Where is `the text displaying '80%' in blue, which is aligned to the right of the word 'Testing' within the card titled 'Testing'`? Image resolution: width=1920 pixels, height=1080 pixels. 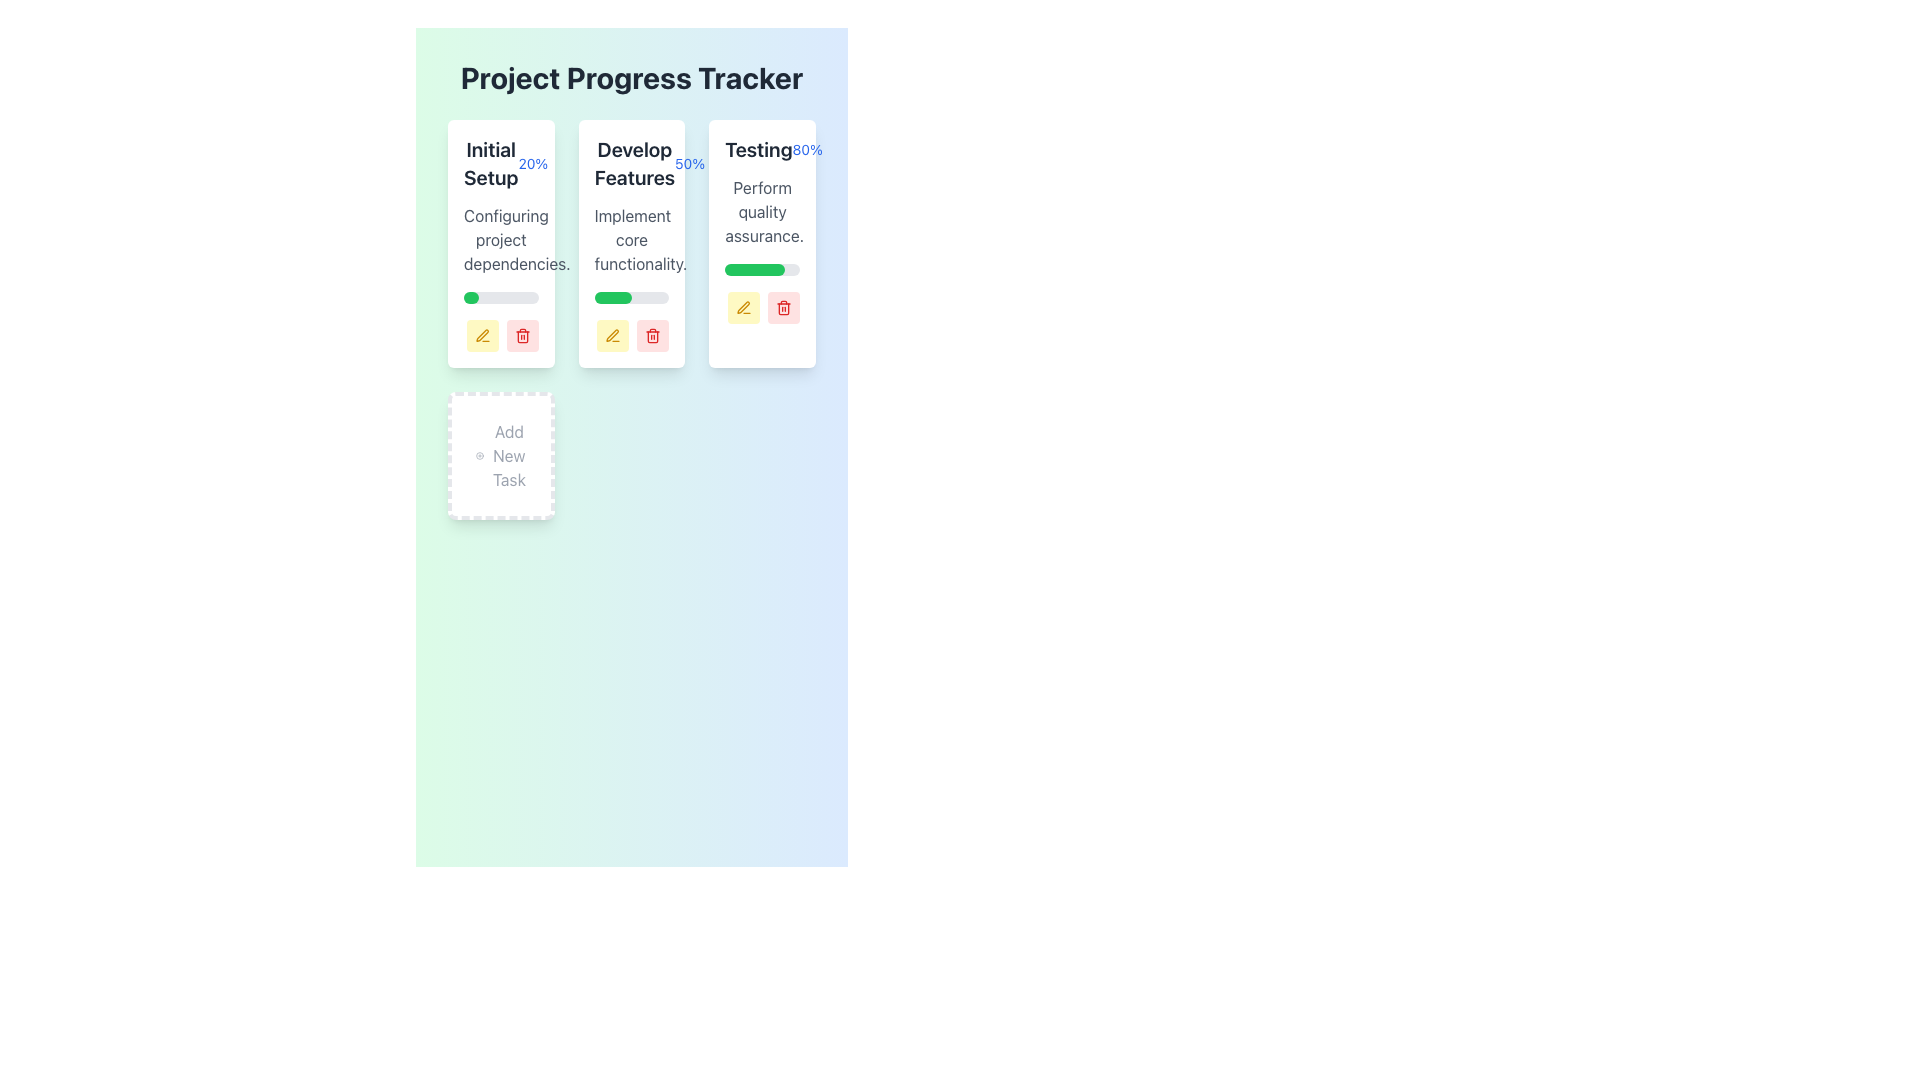
the text displaying '80%' in blue, which is aligned to the right of the word 'Testing' within the card titled 'Testing' is located at coordinates (807, 149).